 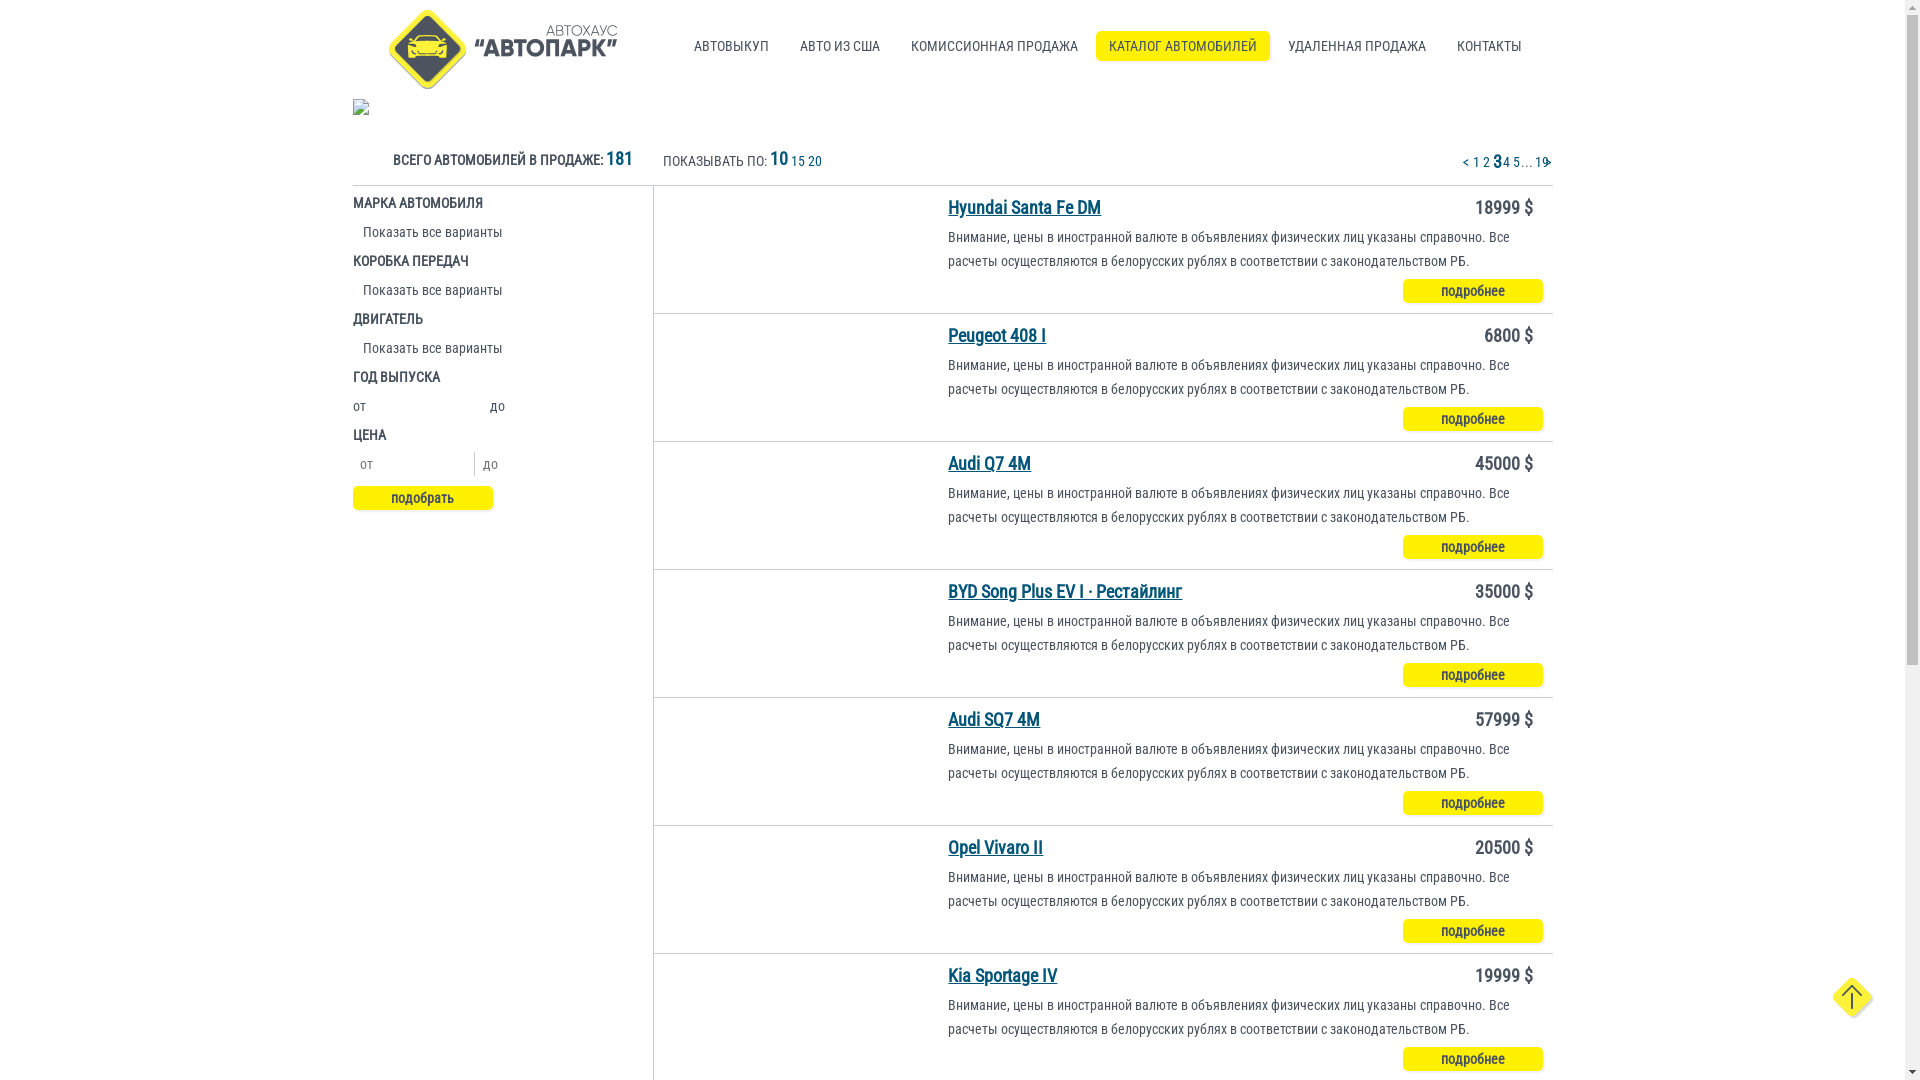 I want to click on '5', so click(x=1515, y=161).